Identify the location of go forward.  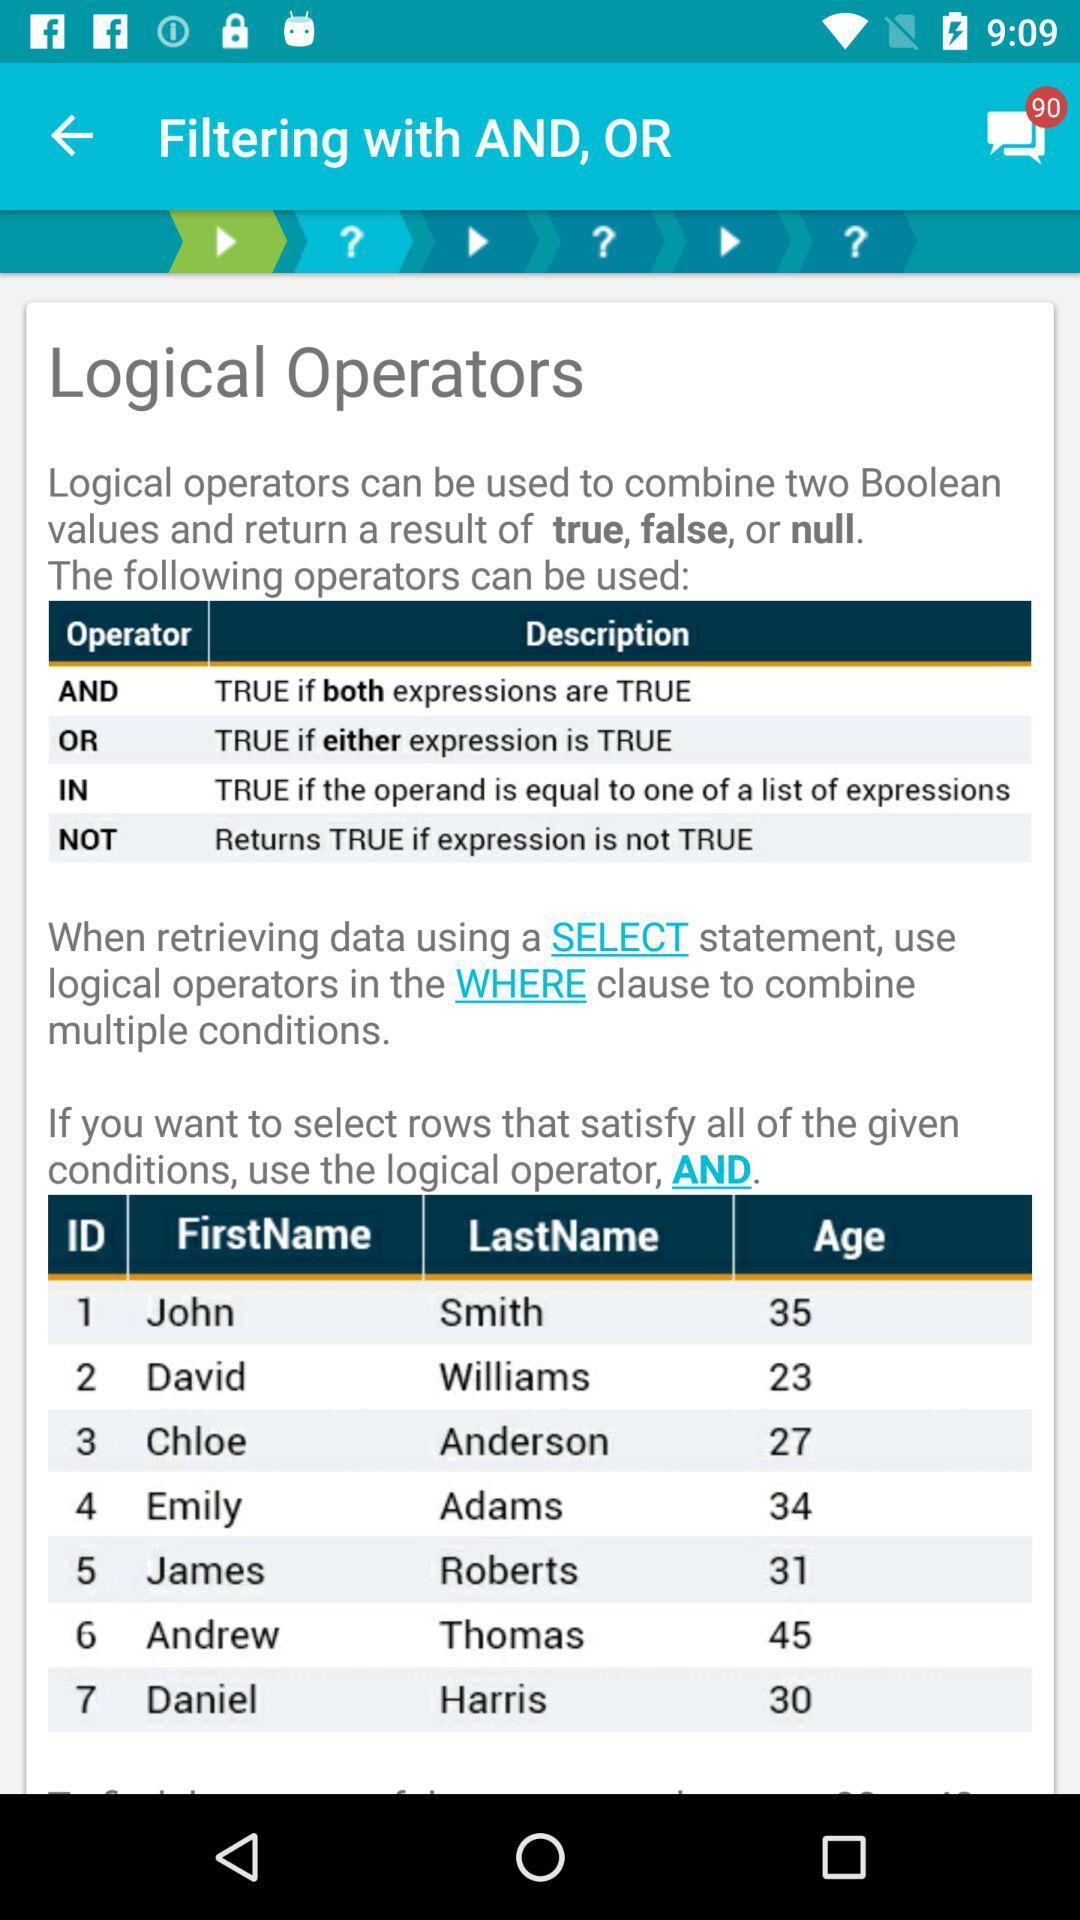
(729, 240).